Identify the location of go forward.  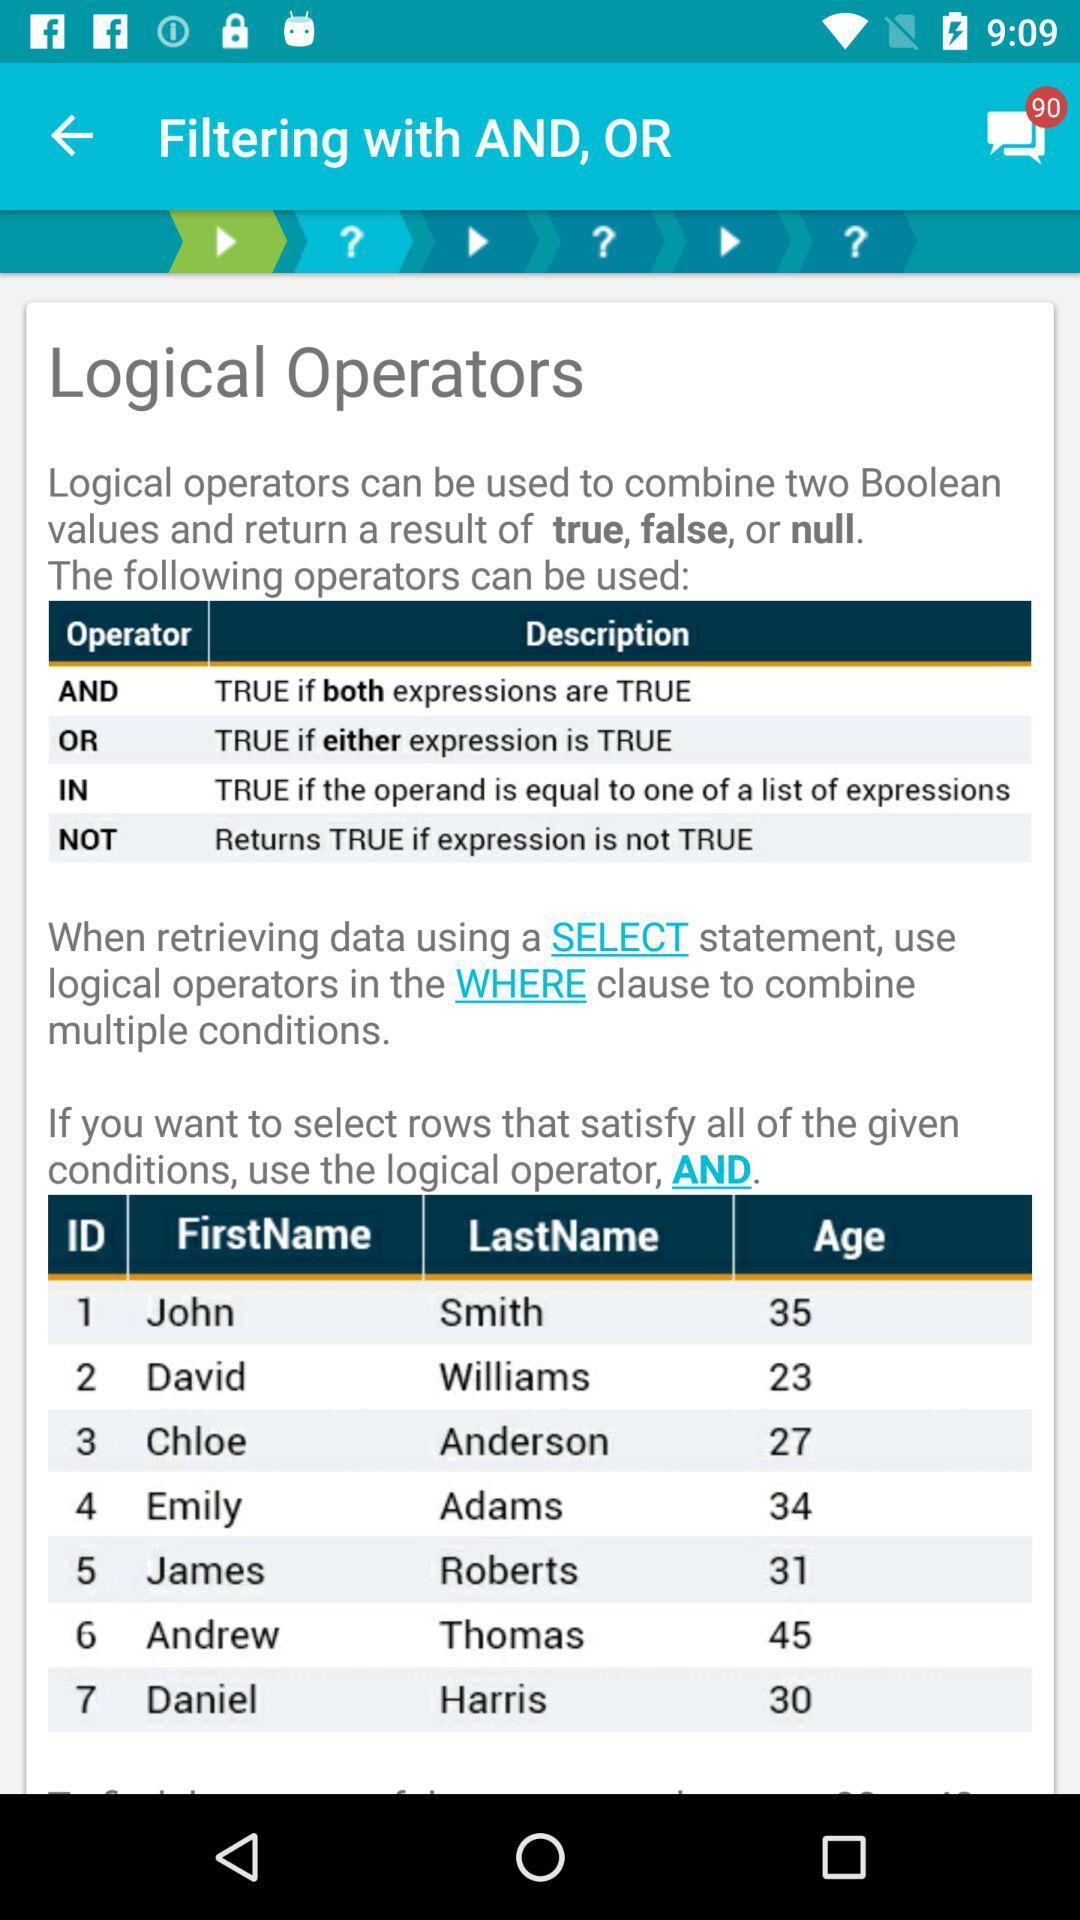
(729, 240).